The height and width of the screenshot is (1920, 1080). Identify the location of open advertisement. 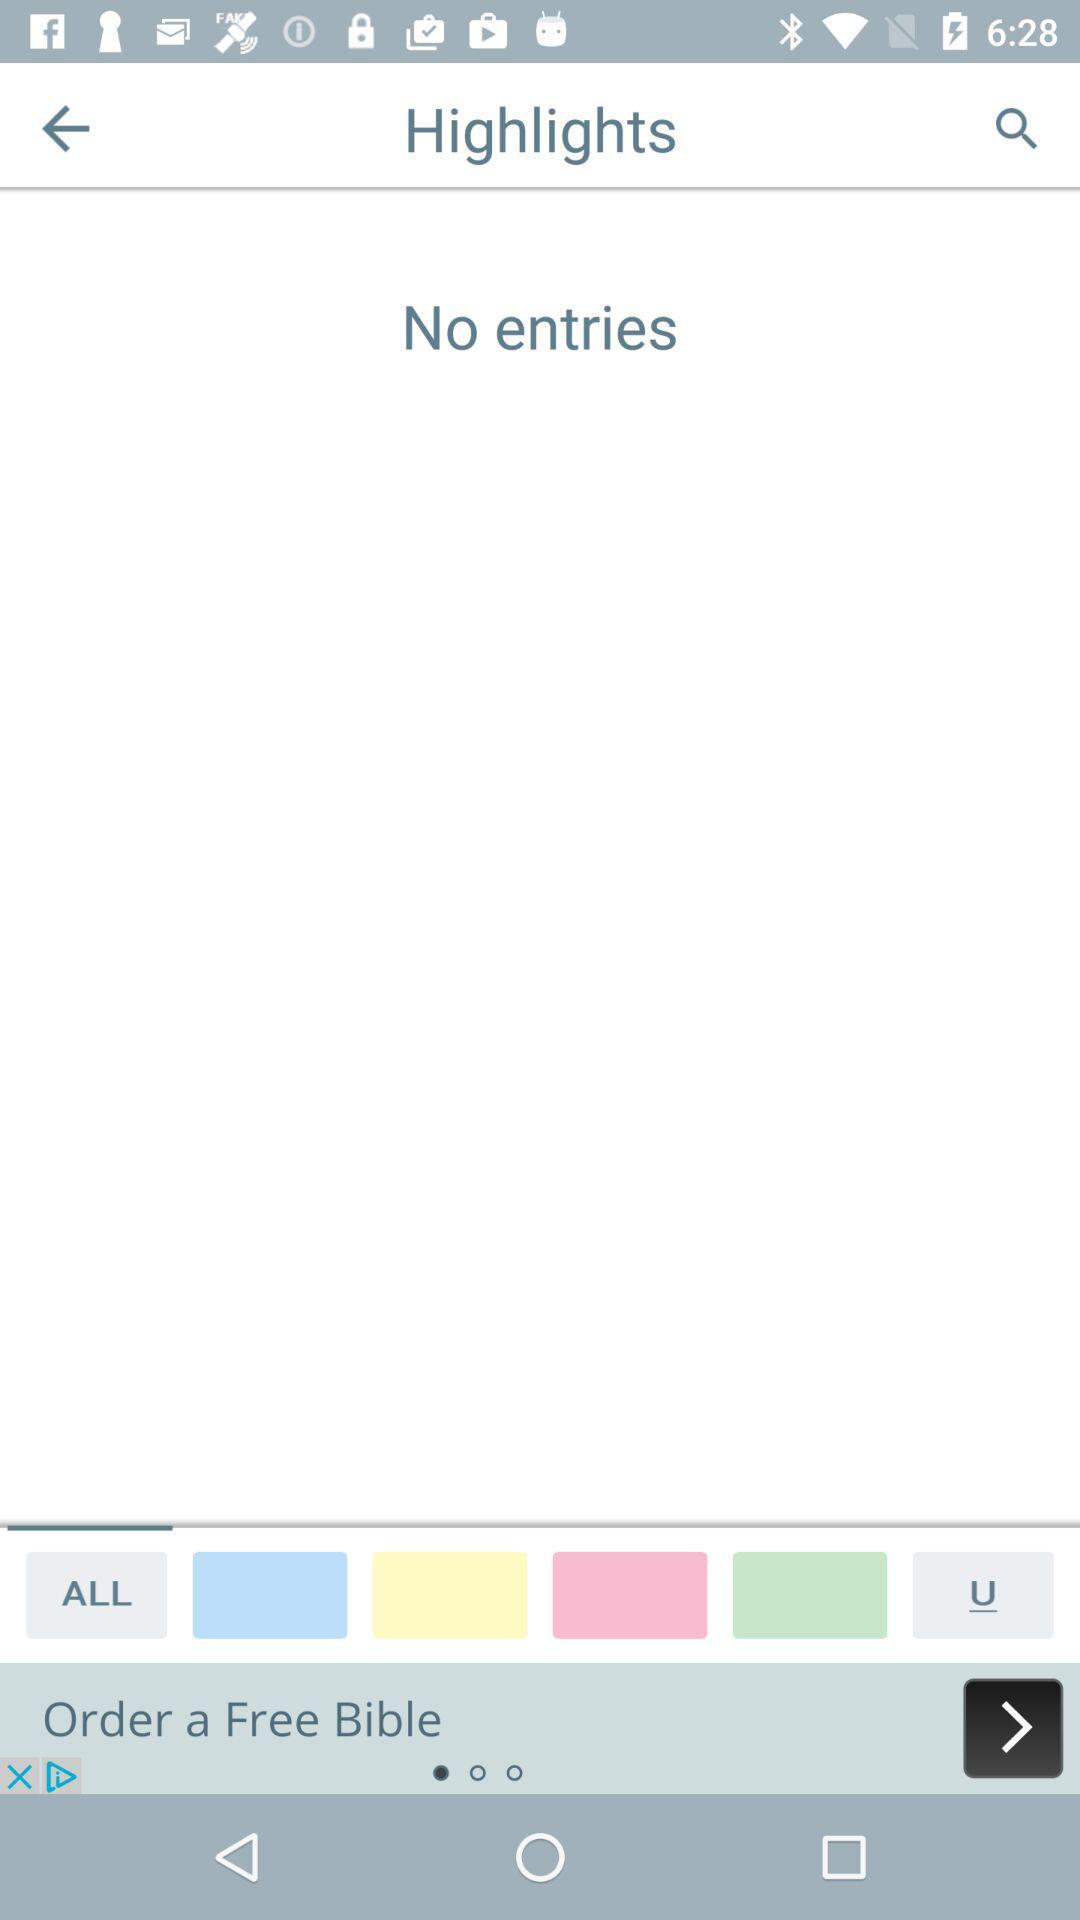
(540, 1727).